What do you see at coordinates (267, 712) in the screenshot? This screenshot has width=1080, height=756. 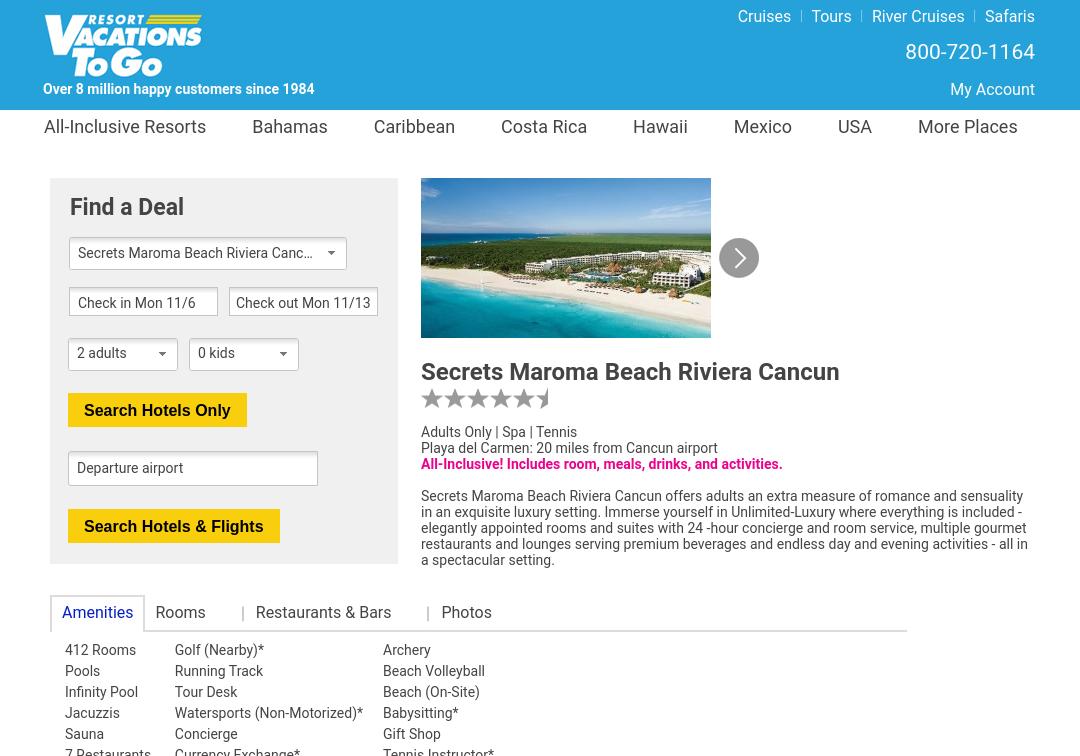 I see `'Watersports (Non-Motorized)*'` at bounding box center [267, 712].